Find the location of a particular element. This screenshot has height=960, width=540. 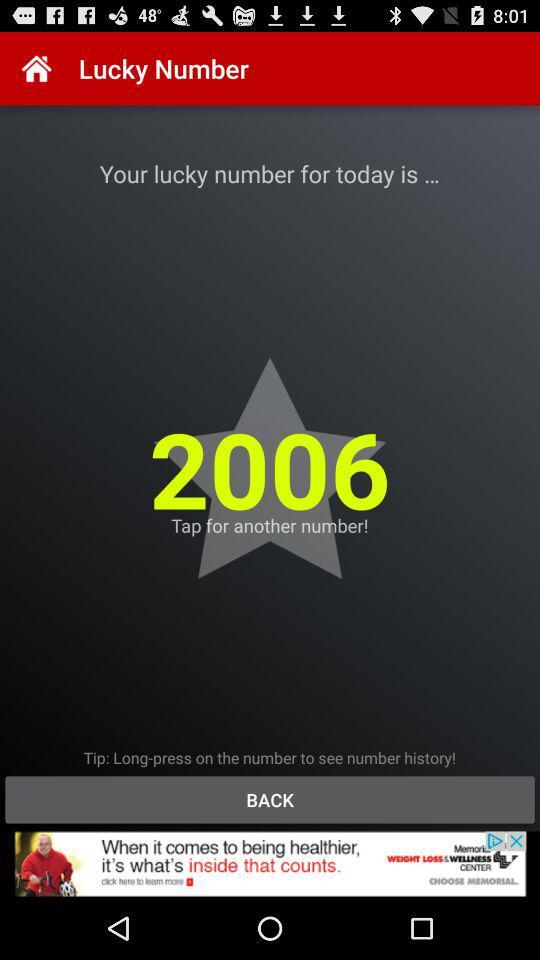

advertisement is located at coordinates (270, 863).